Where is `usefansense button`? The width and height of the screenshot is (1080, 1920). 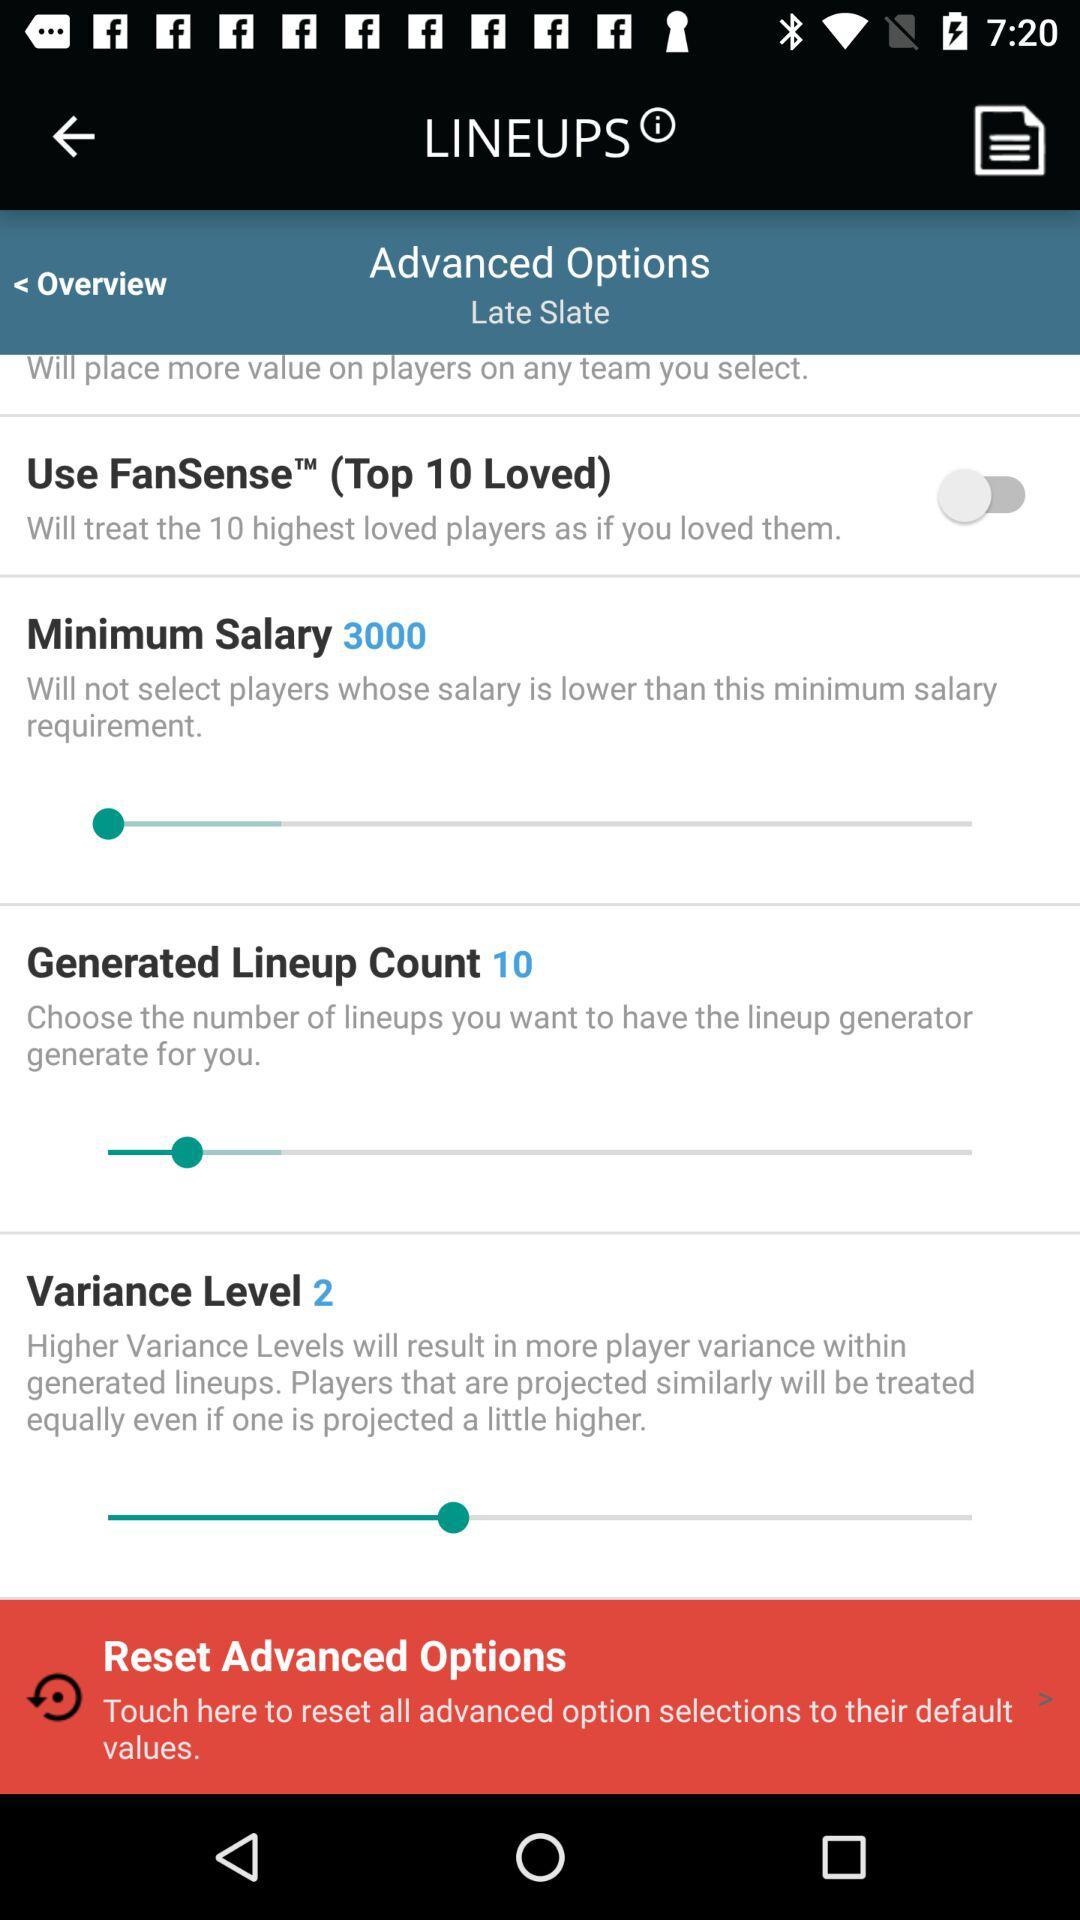
usefansense button is located at coordinates (991, 495).